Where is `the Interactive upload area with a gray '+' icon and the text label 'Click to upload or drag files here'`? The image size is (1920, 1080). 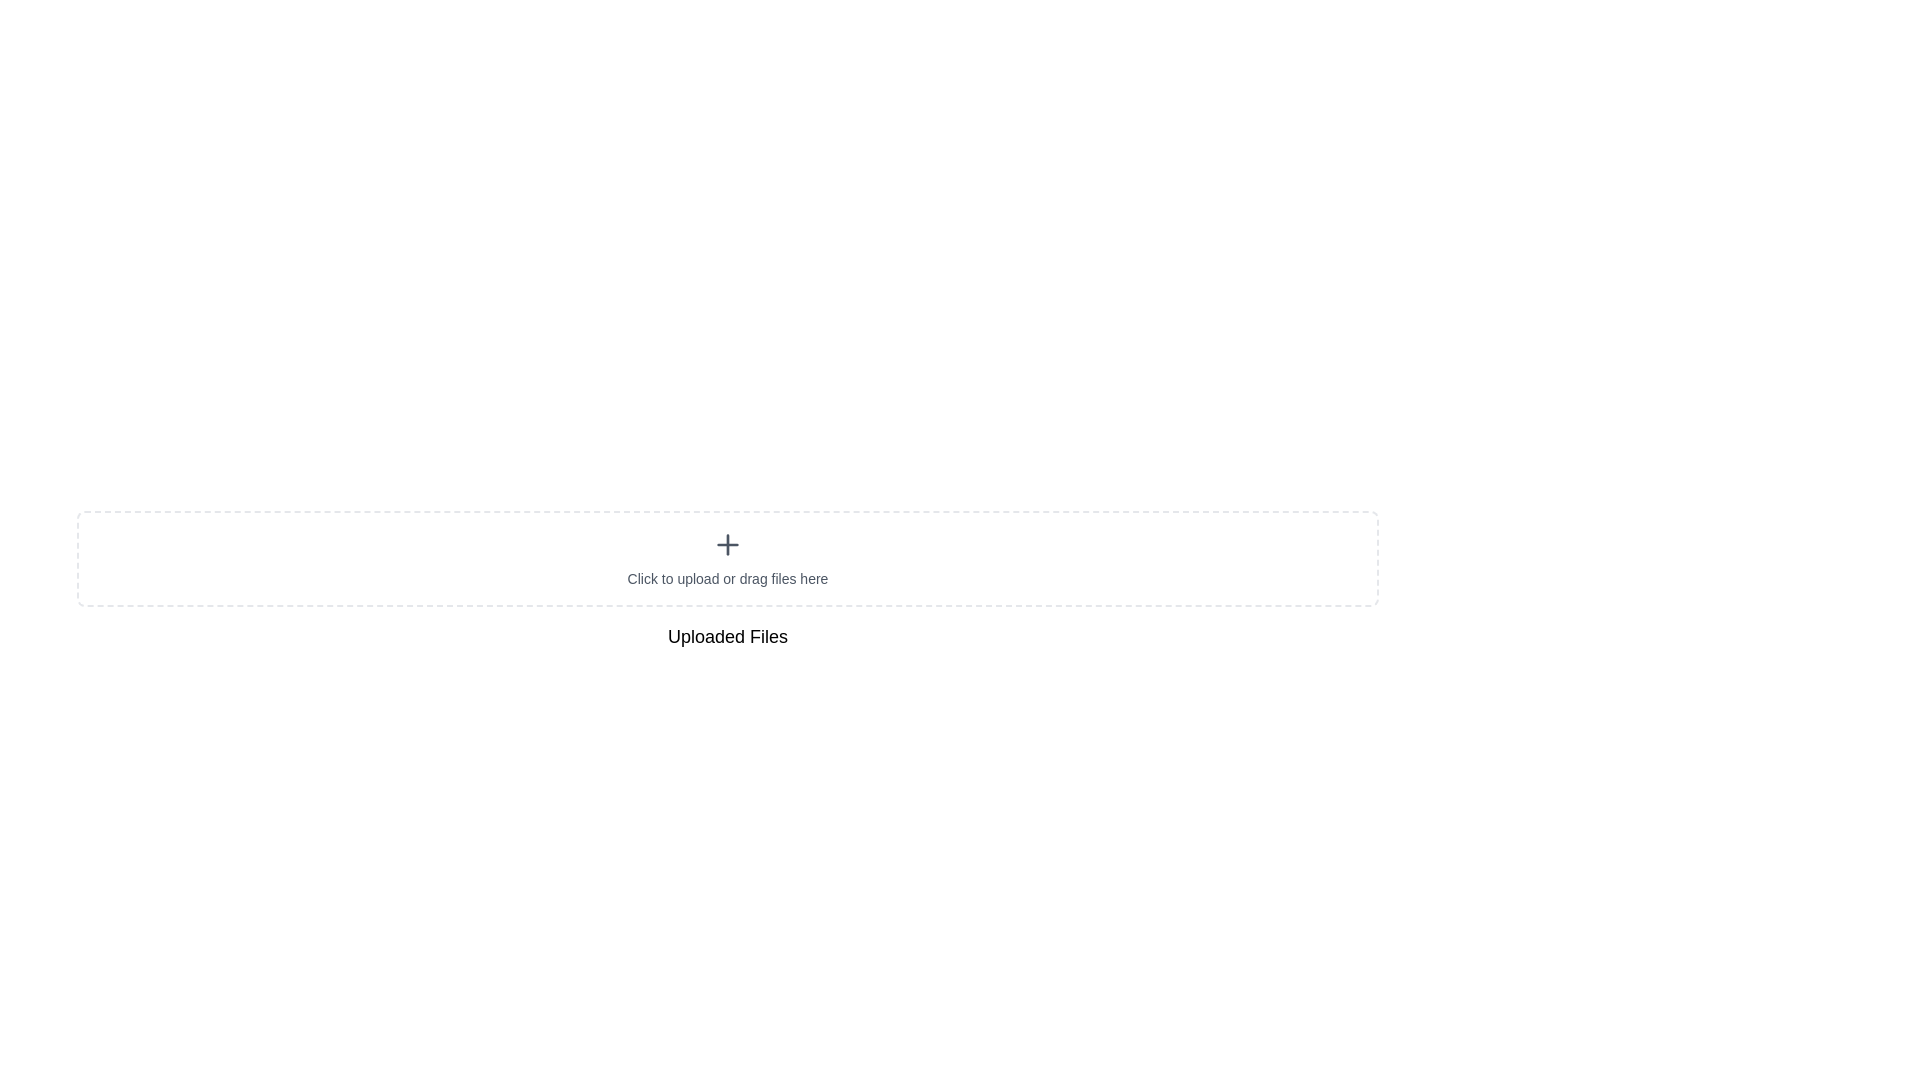
the Interactive upload area with a gray '+' icon and the text label 'Click to upload or drag files here' is located at coordinates (727, 559).